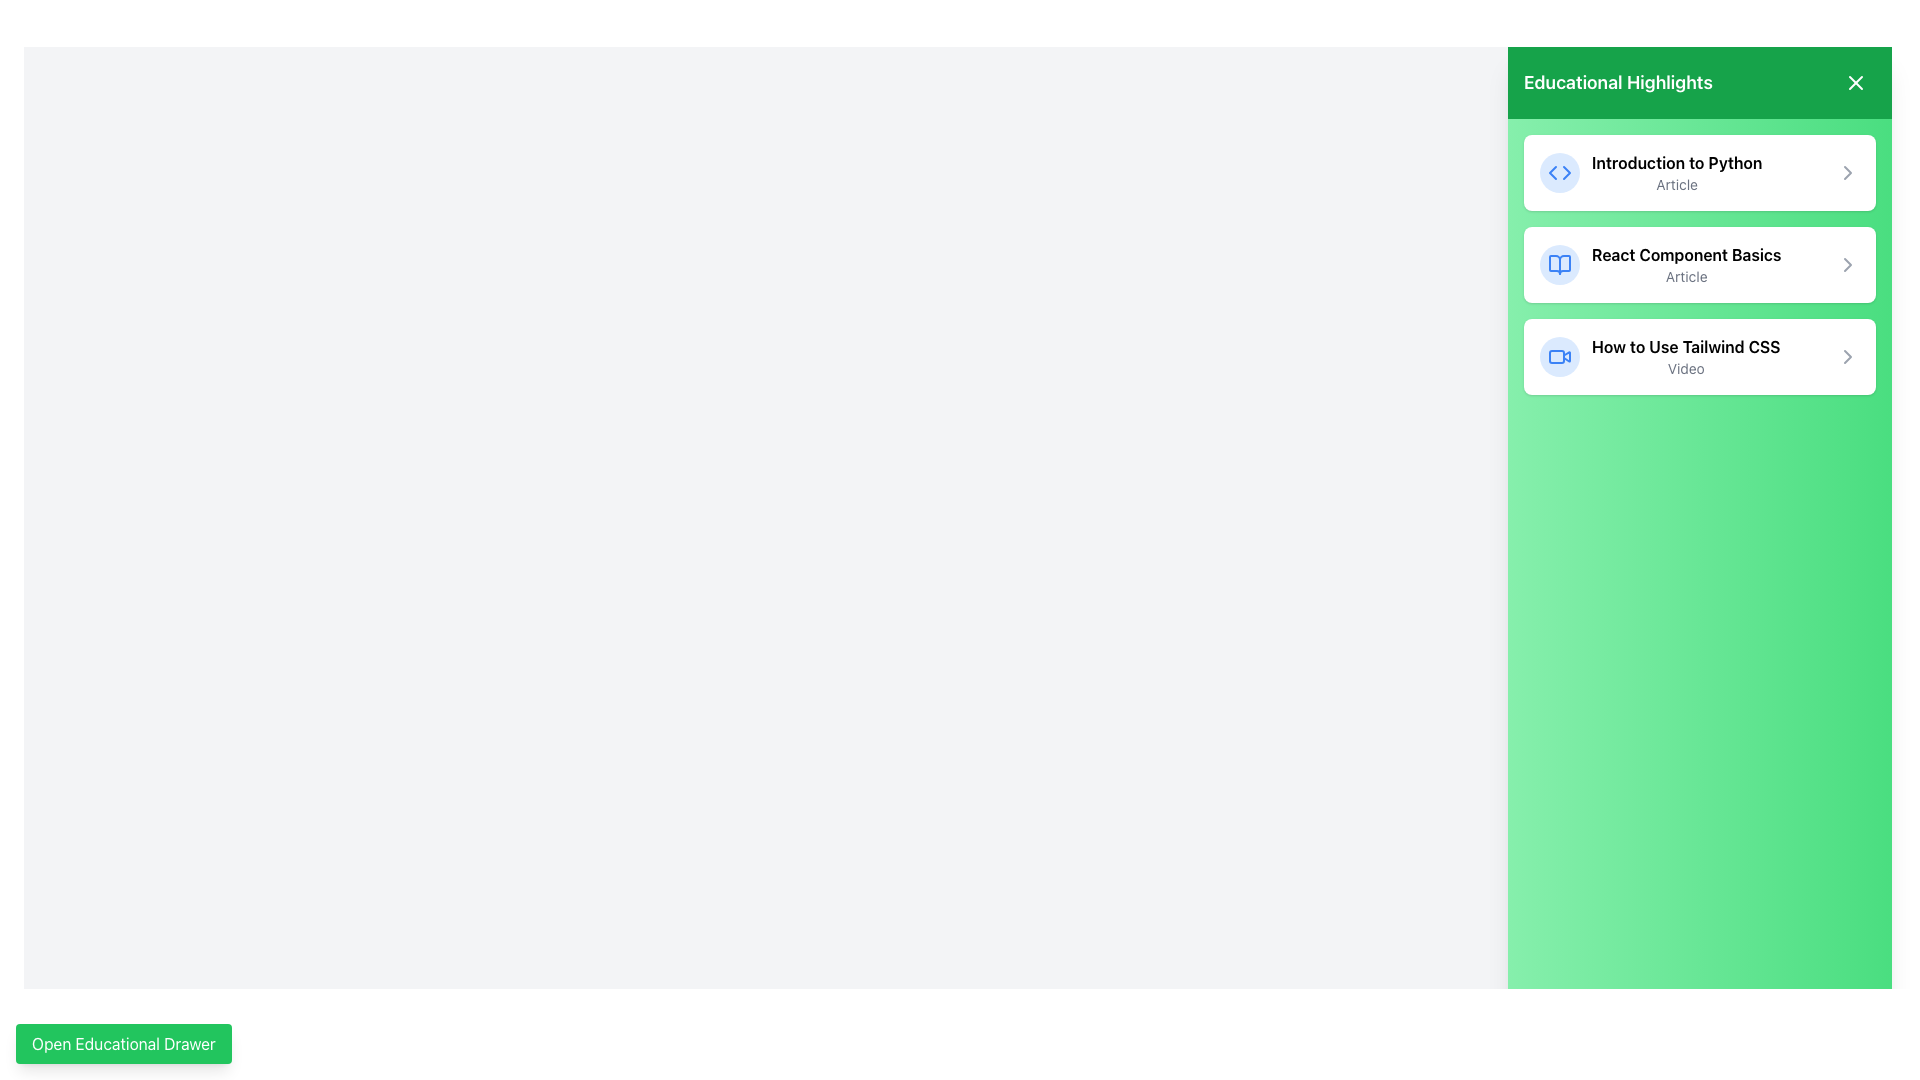 This screenshot has width=1920, height=1080. What do you see at coordinates (1559, 264) in the screenshot?
I see `the bottom part of the open book icon located in the Educational Highlights section, adjacent to the 'React Component Basics' article` at bounding box center [1559, 264].